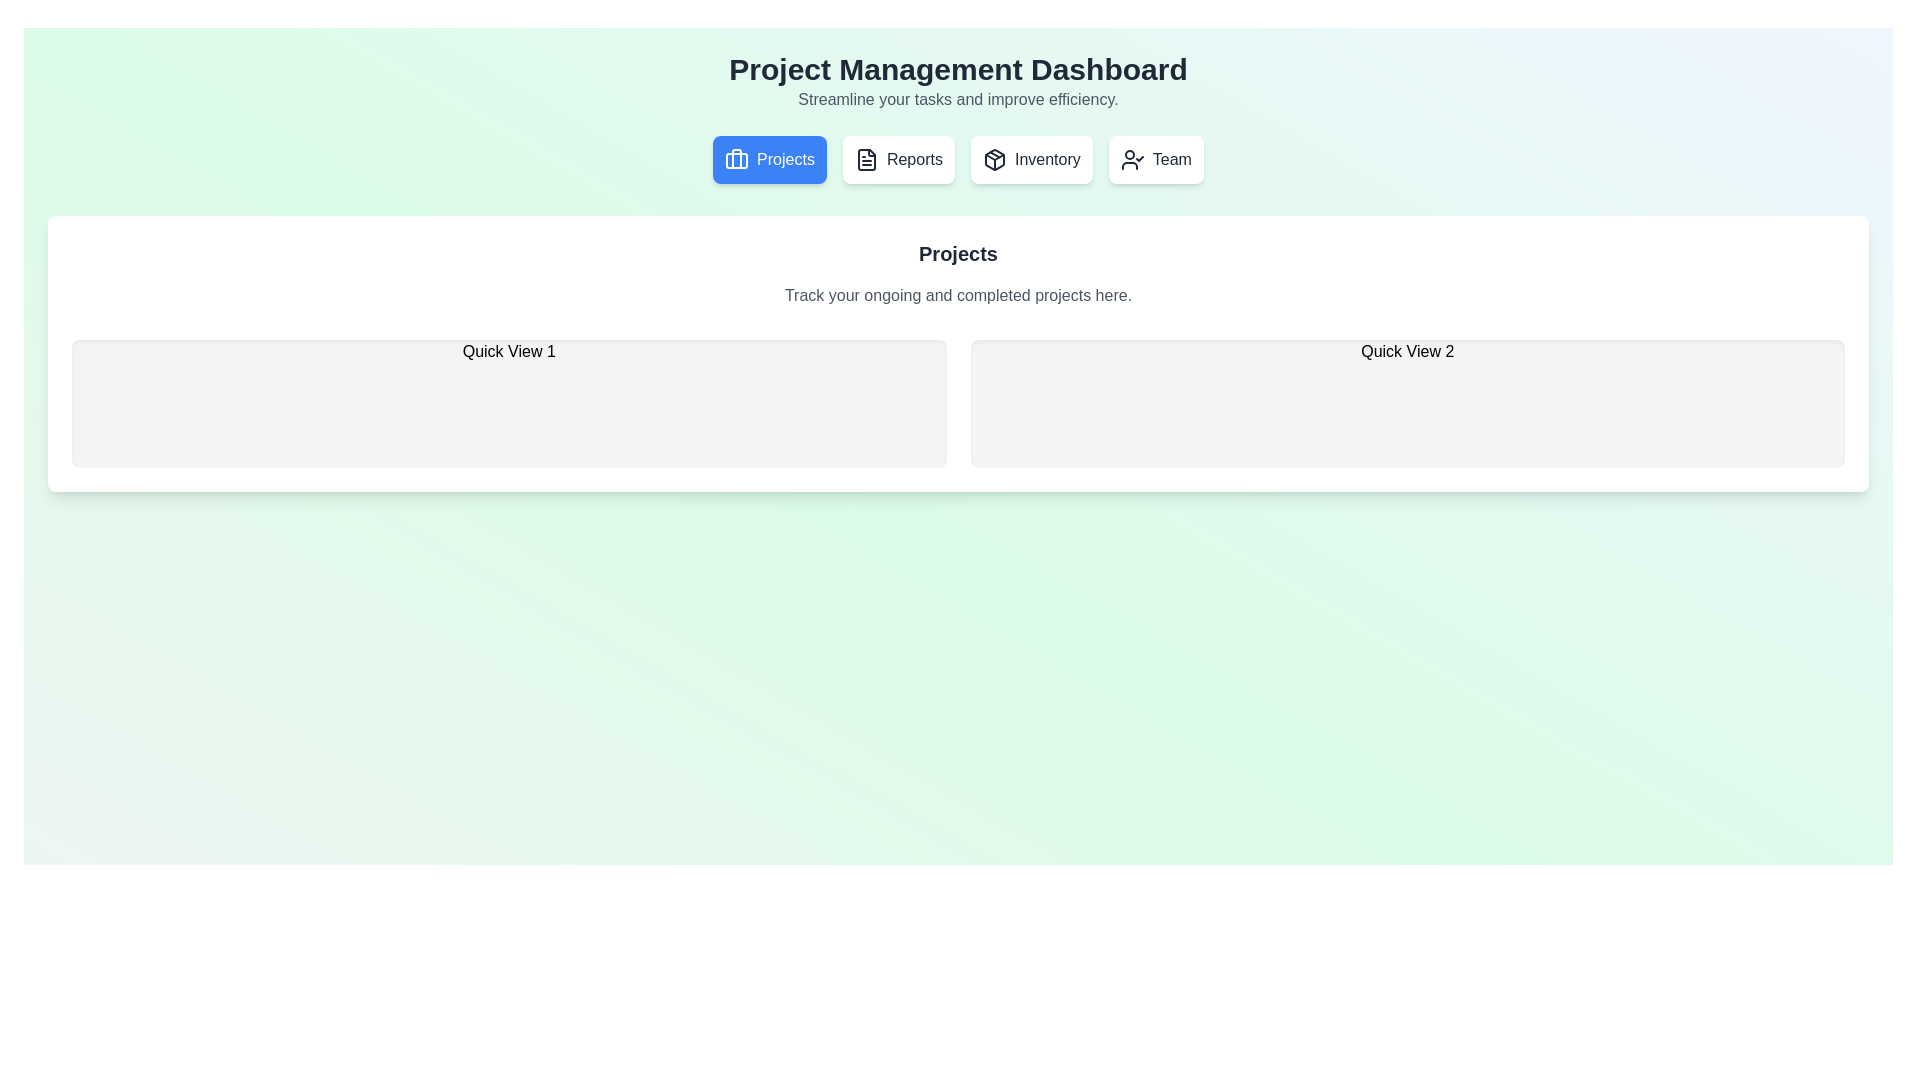  Describe the element at coordinates (866, 158) in the screenshot. I see `the 'Report' icon element located in the dashboard header, positioned between the 'Projects' and 'Inventory' icons` at that location.